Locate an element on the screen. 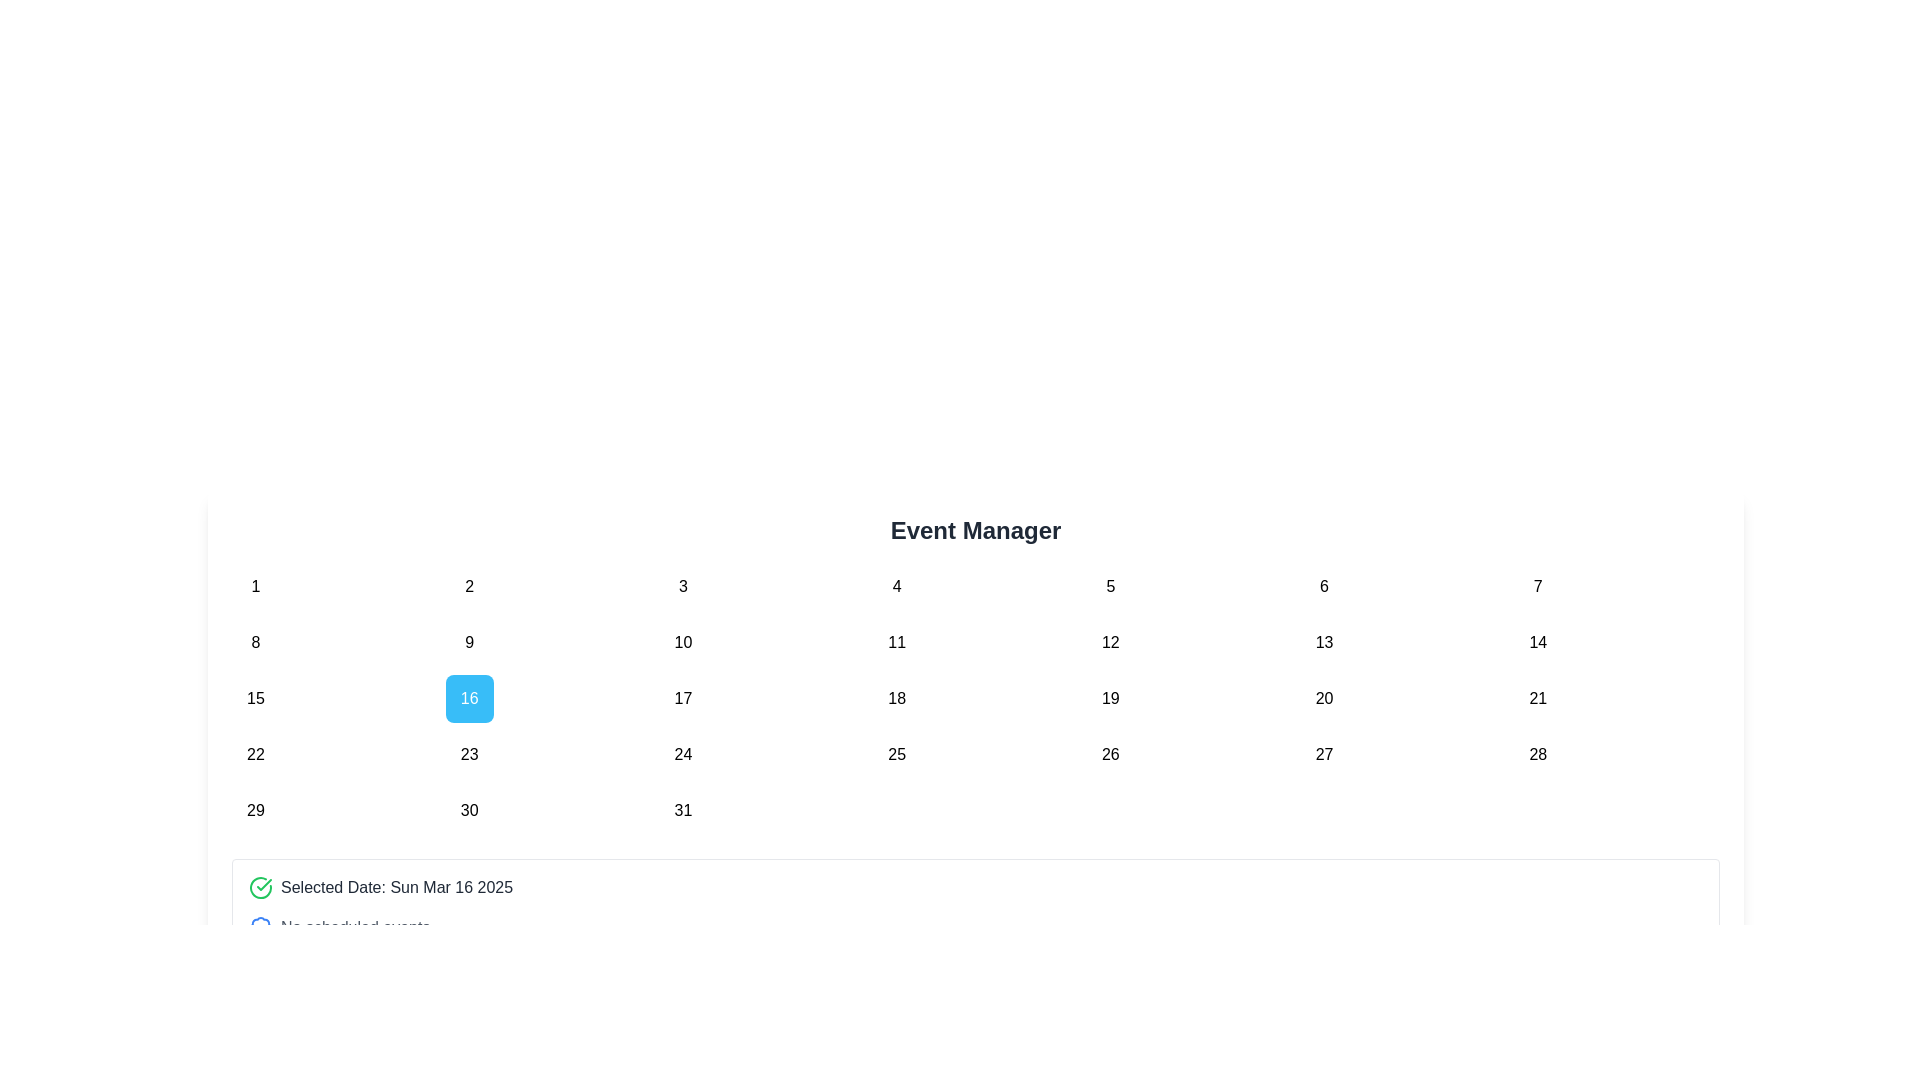 The width and height of the screenshot is (1920, 1080). the square button with rounded corners displaying the number '12' is located at coordinates (1109, 643).